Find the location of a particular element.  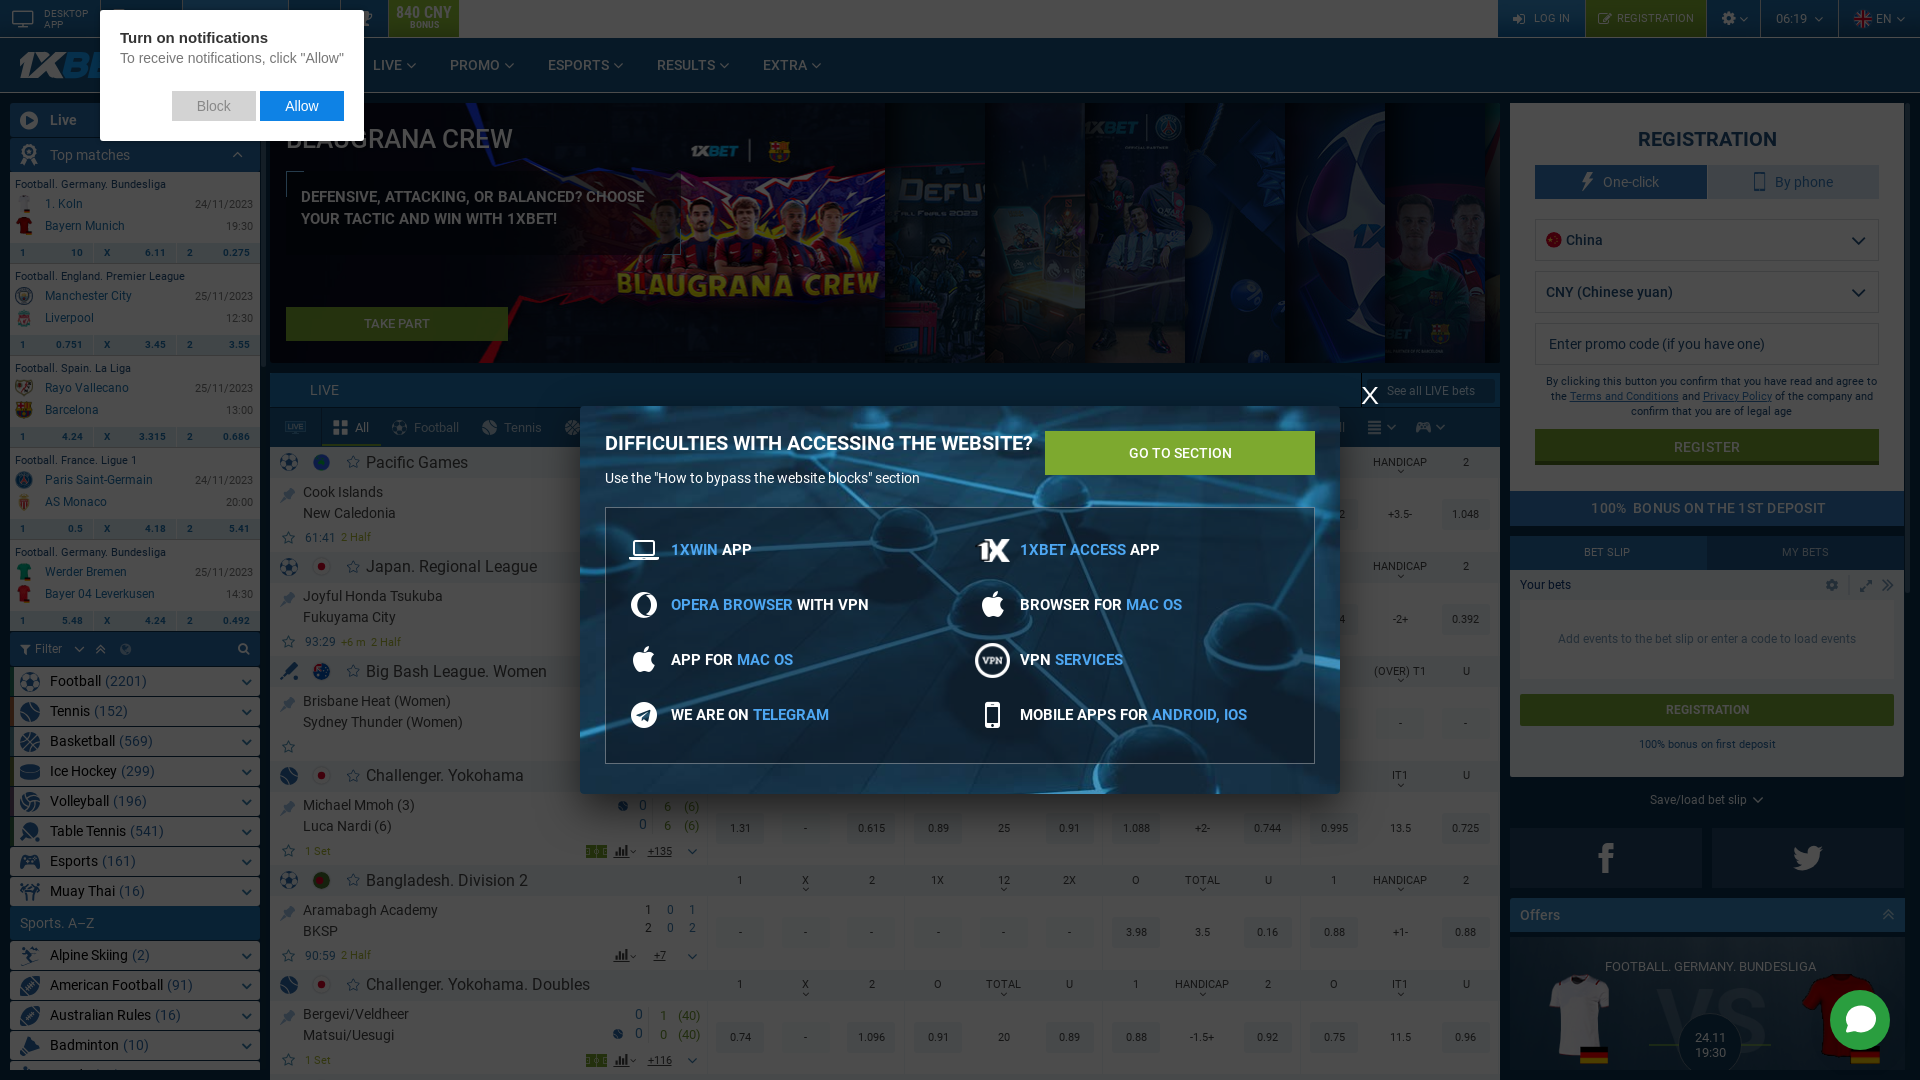

'Allow' is located at coordinates (258, 105).